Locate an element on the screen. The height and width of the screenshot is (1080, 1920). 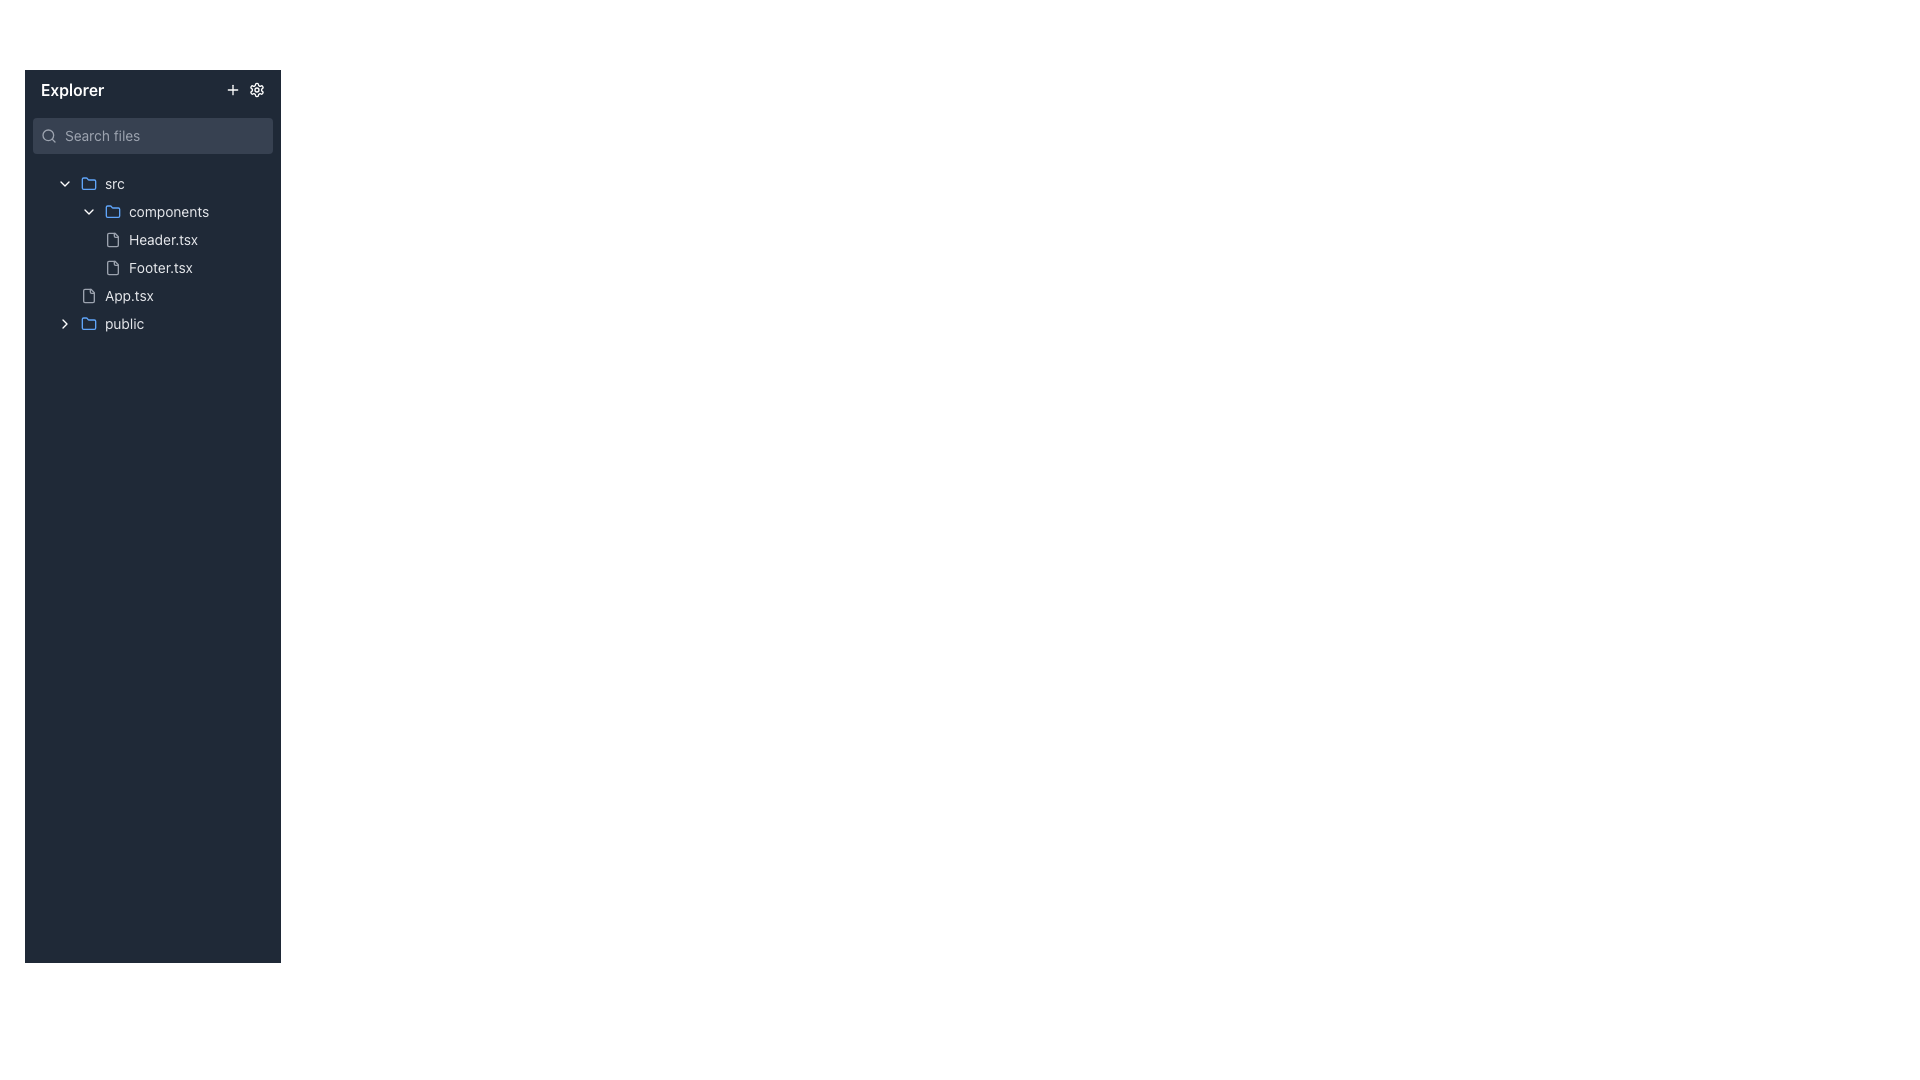
the SVG folder icon representing the 'components' directory in the file explorer interface is located at coordinates (112, 212).